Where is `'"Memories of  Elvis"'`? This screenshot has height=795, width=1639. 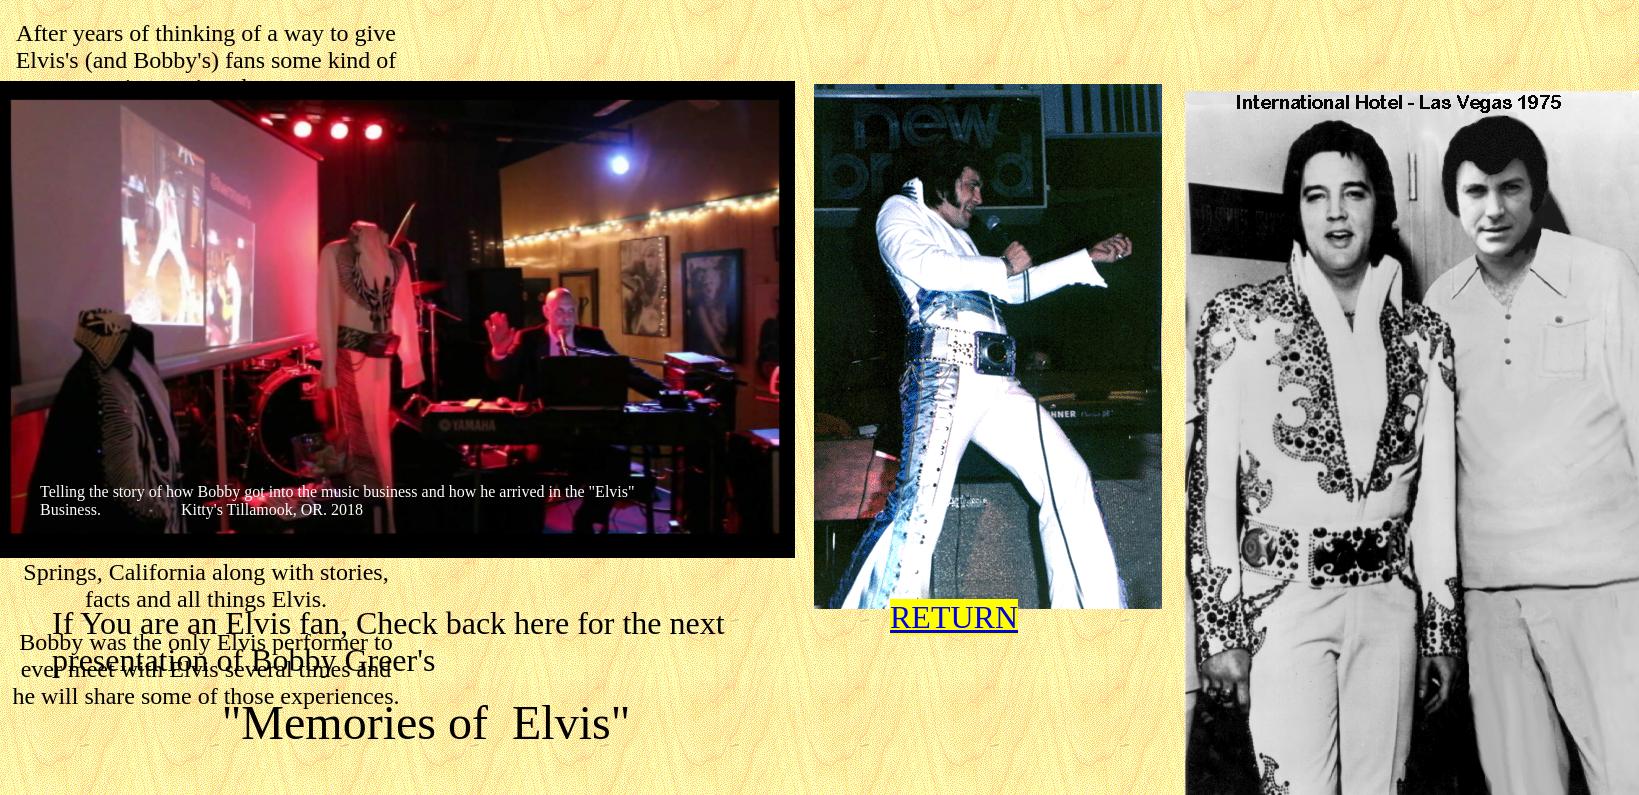 '"Memories of  Elvis"' is located at coordinates (425, 722).